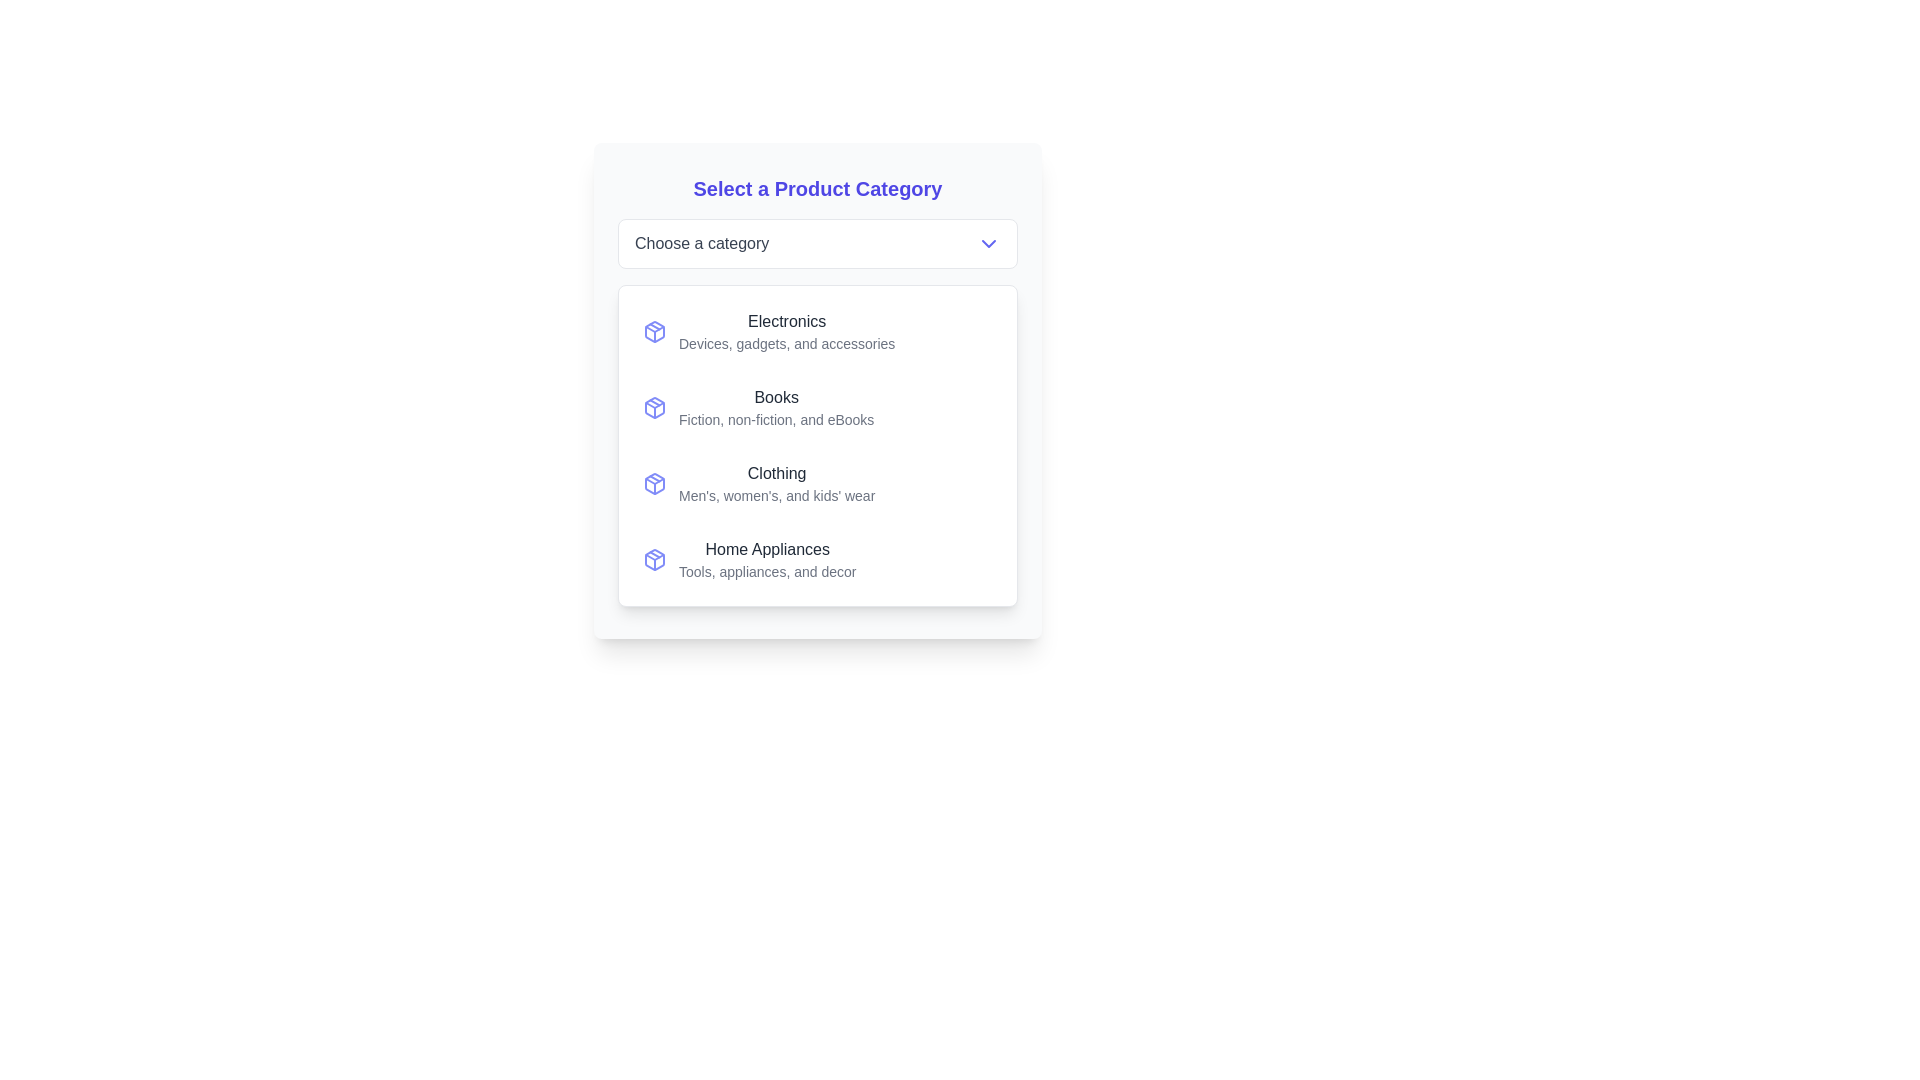 The image size is (1920, 1080). Describe the element at coordinates (817, 390) in the screenshot. I see `the second item in the selectable list panel, labeled 'Books'` at that location.